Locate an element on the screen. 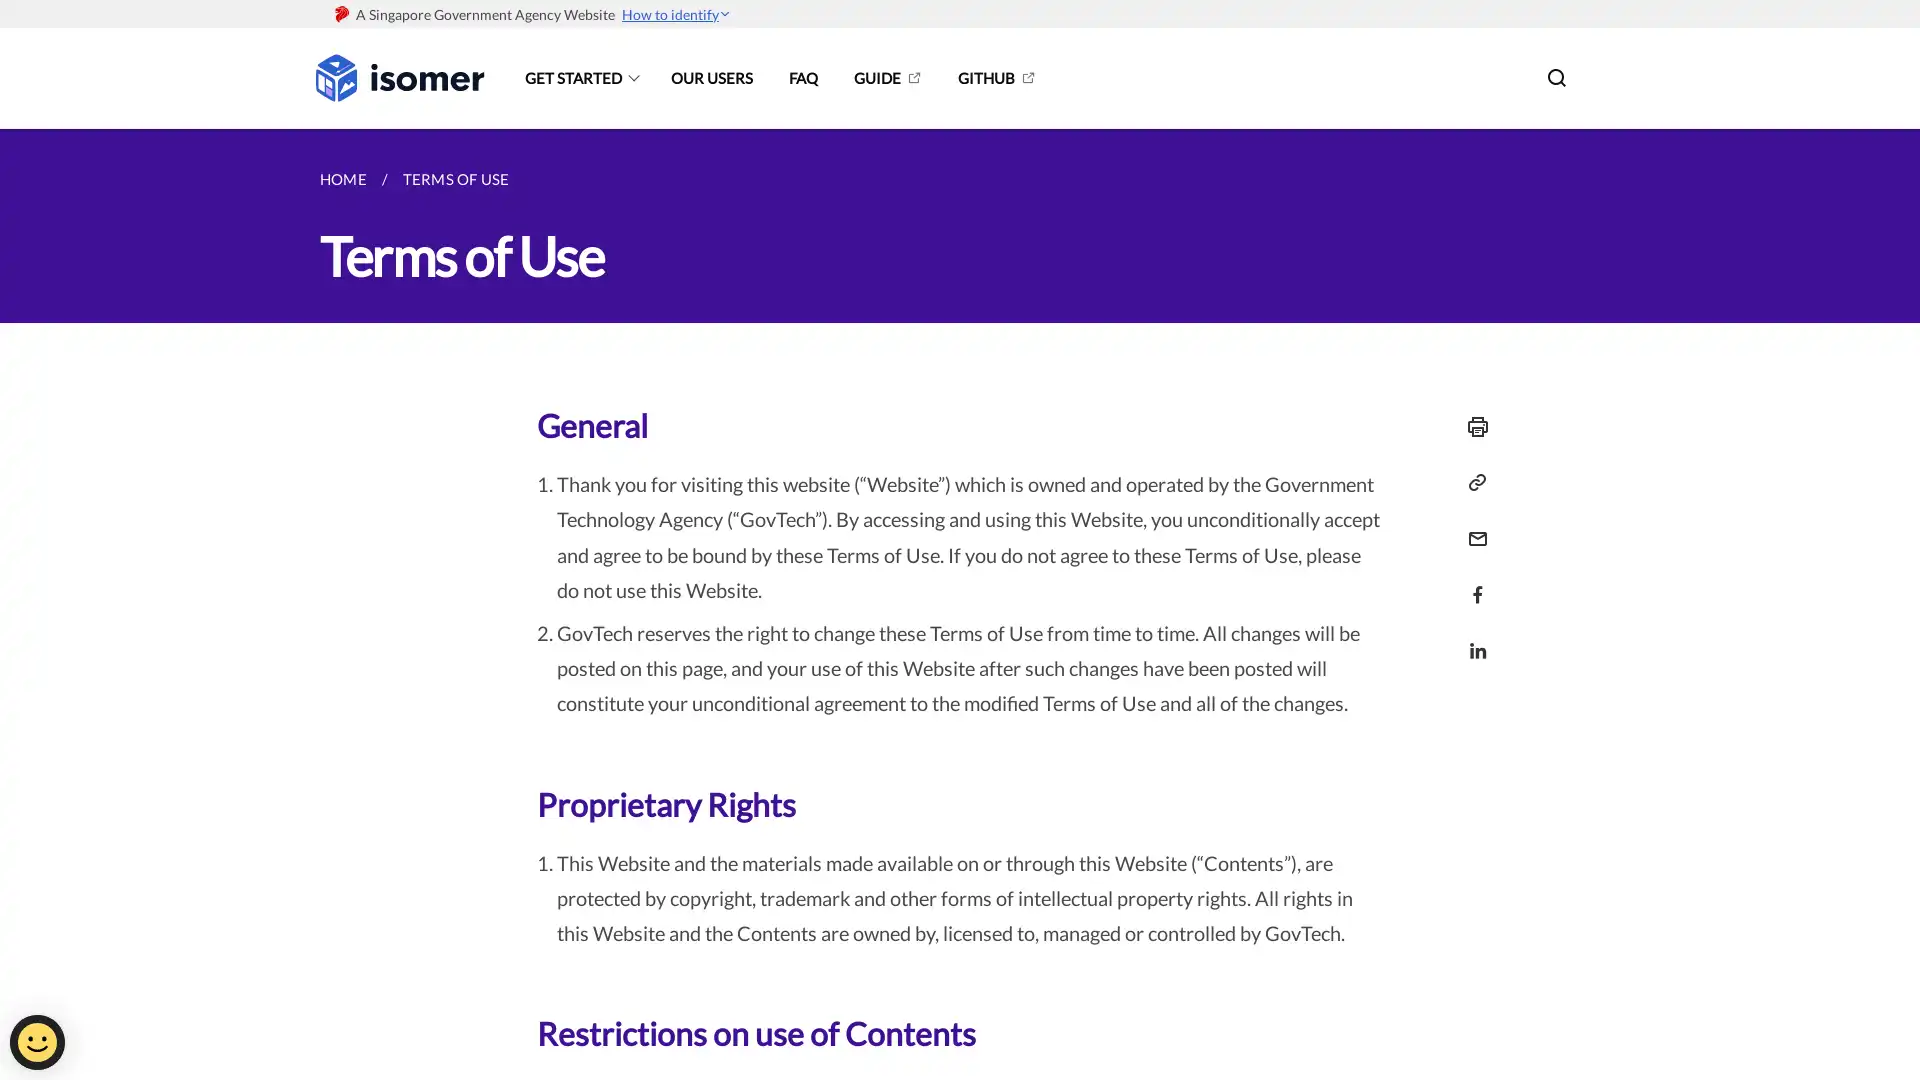  Print is located at coordinates (1472, 426).